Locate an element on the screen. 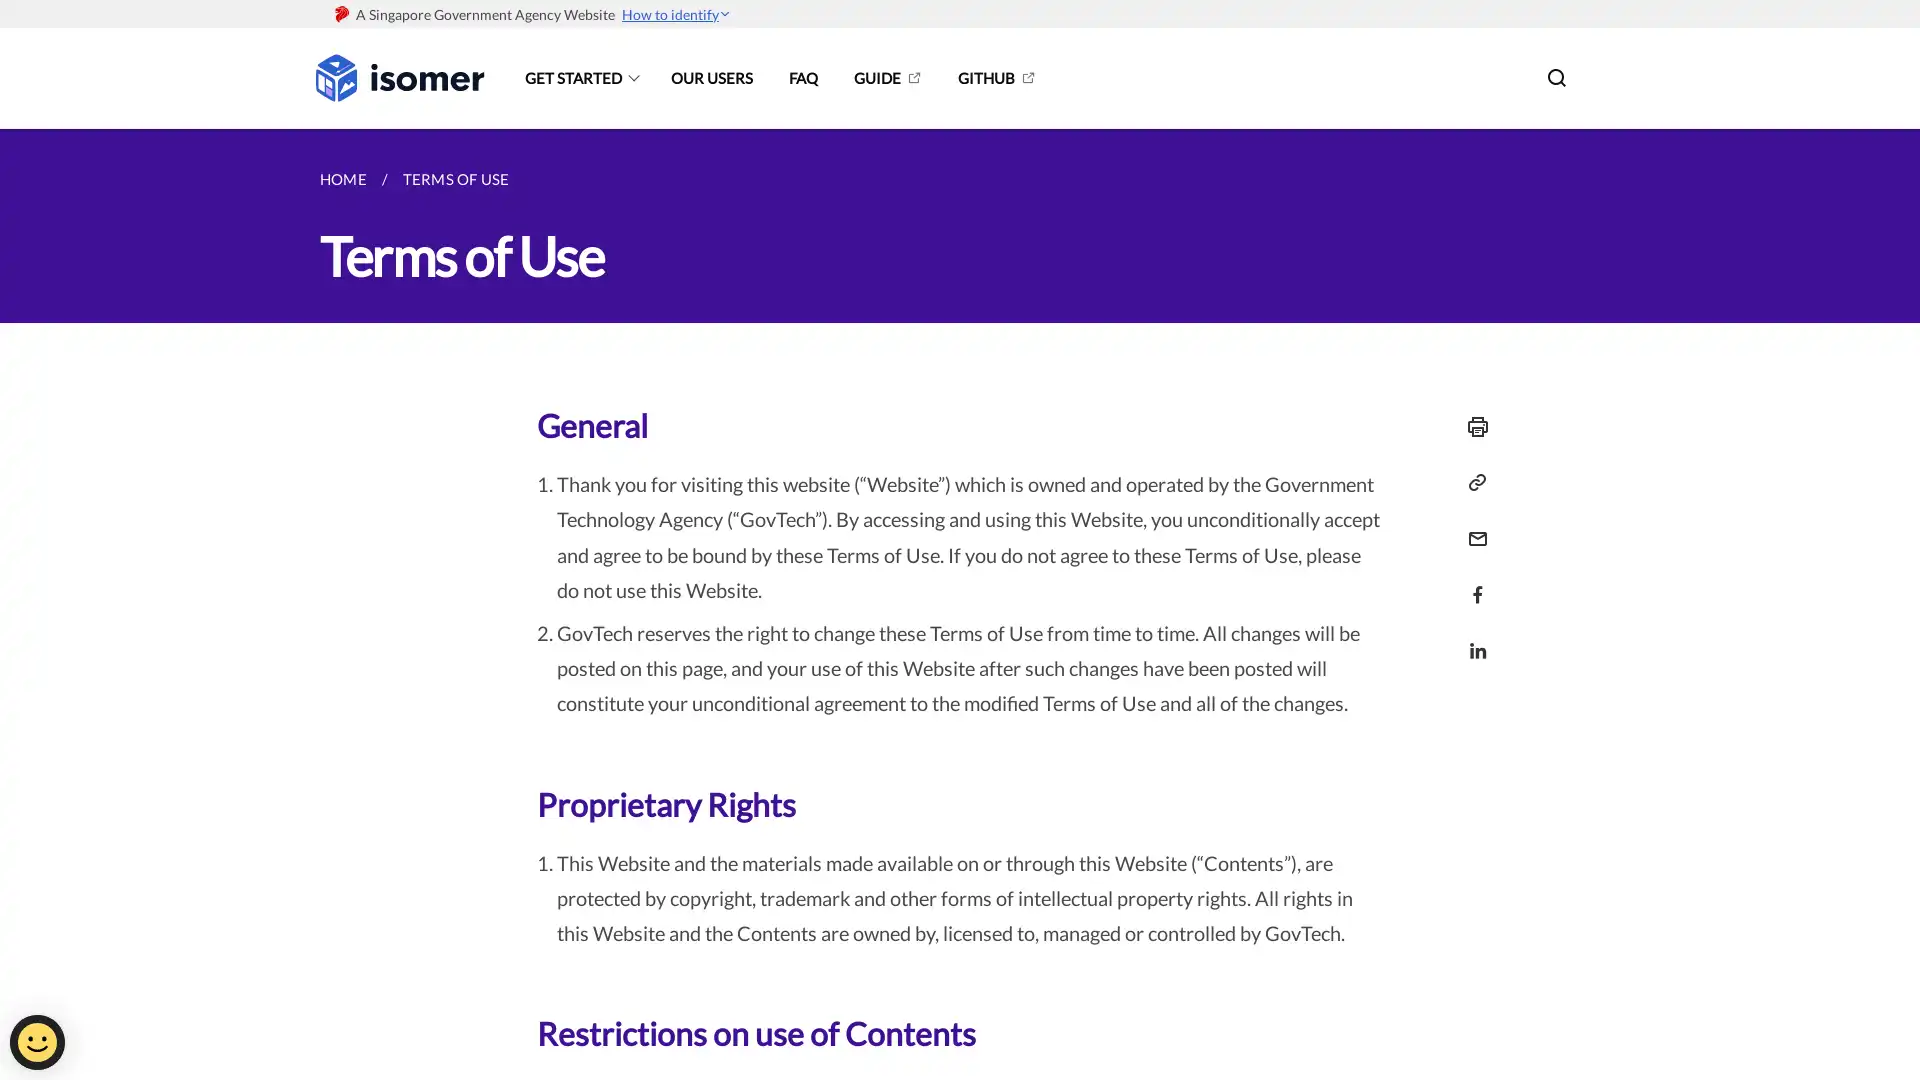  Print is located at coordinates (1472, 426).